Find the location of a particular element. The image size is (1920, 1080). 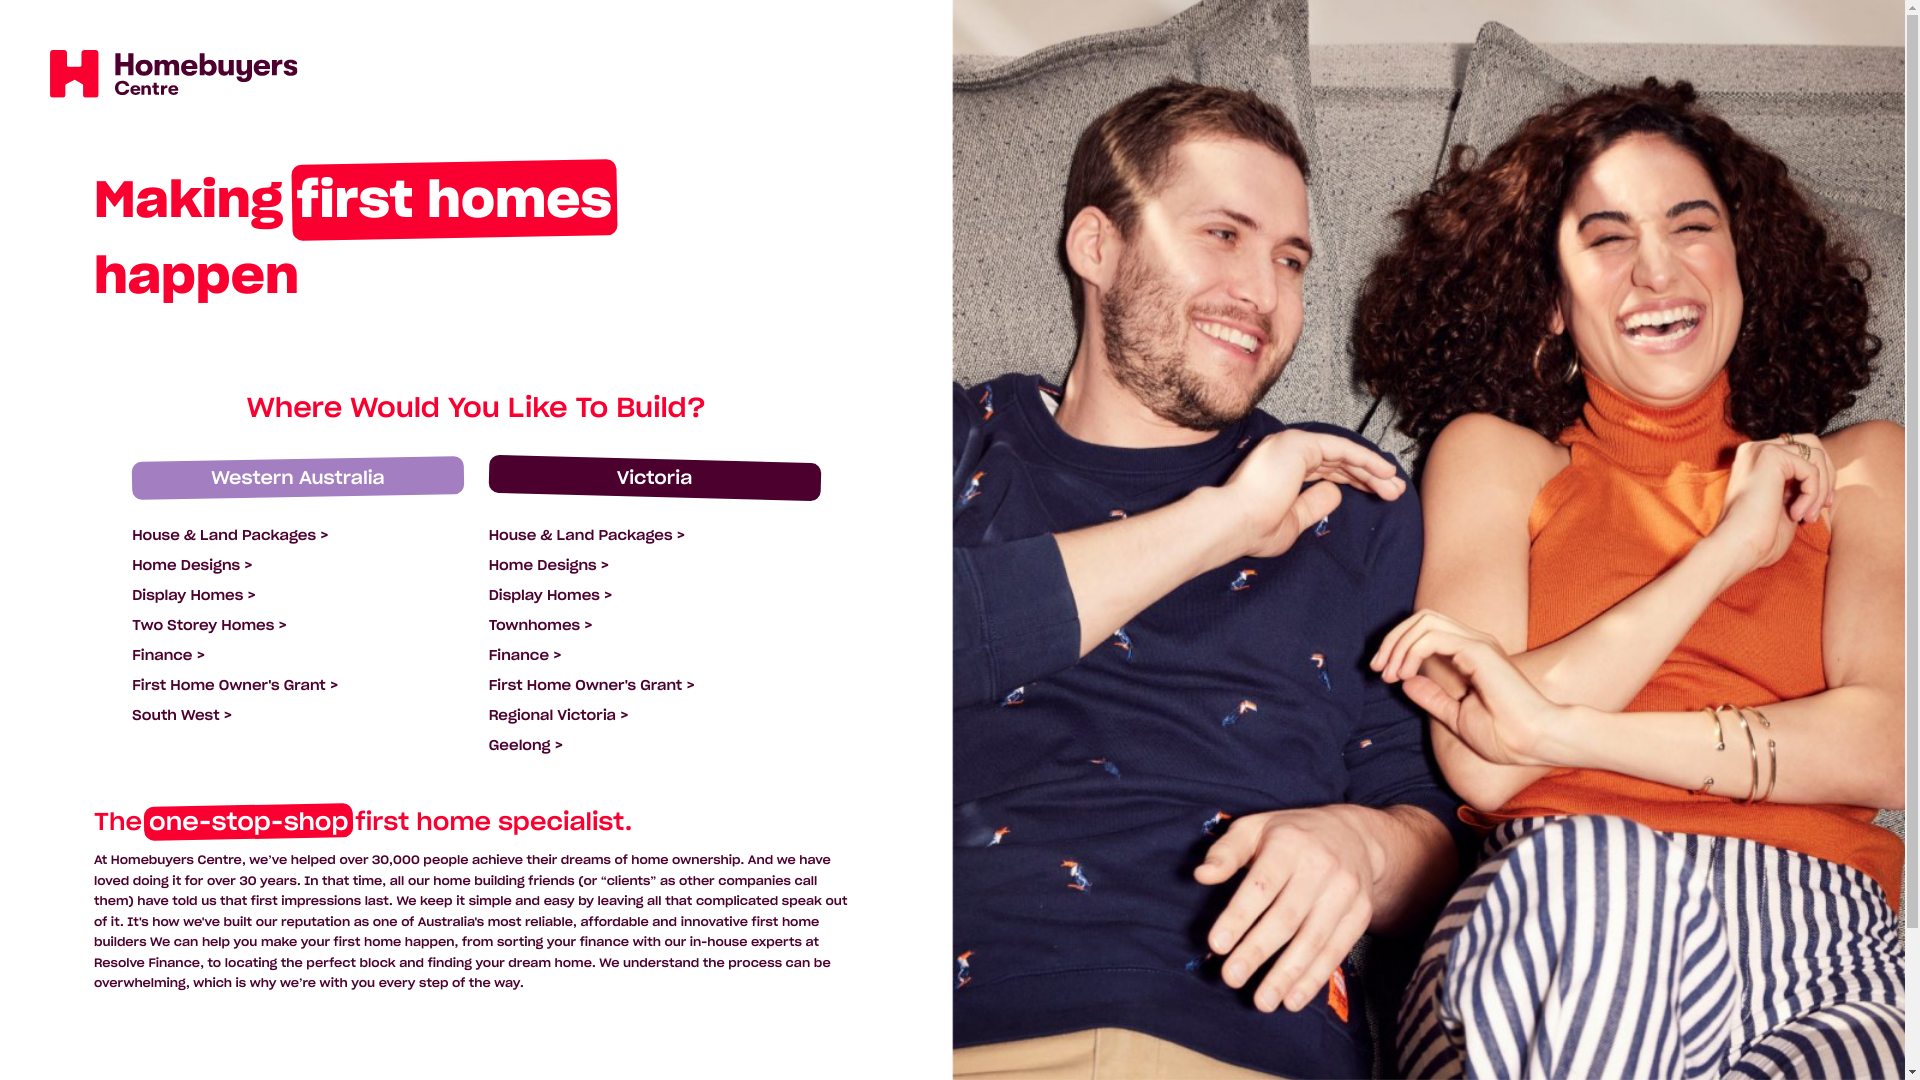

'Display Homes >' is located at coordinates (551, 593).